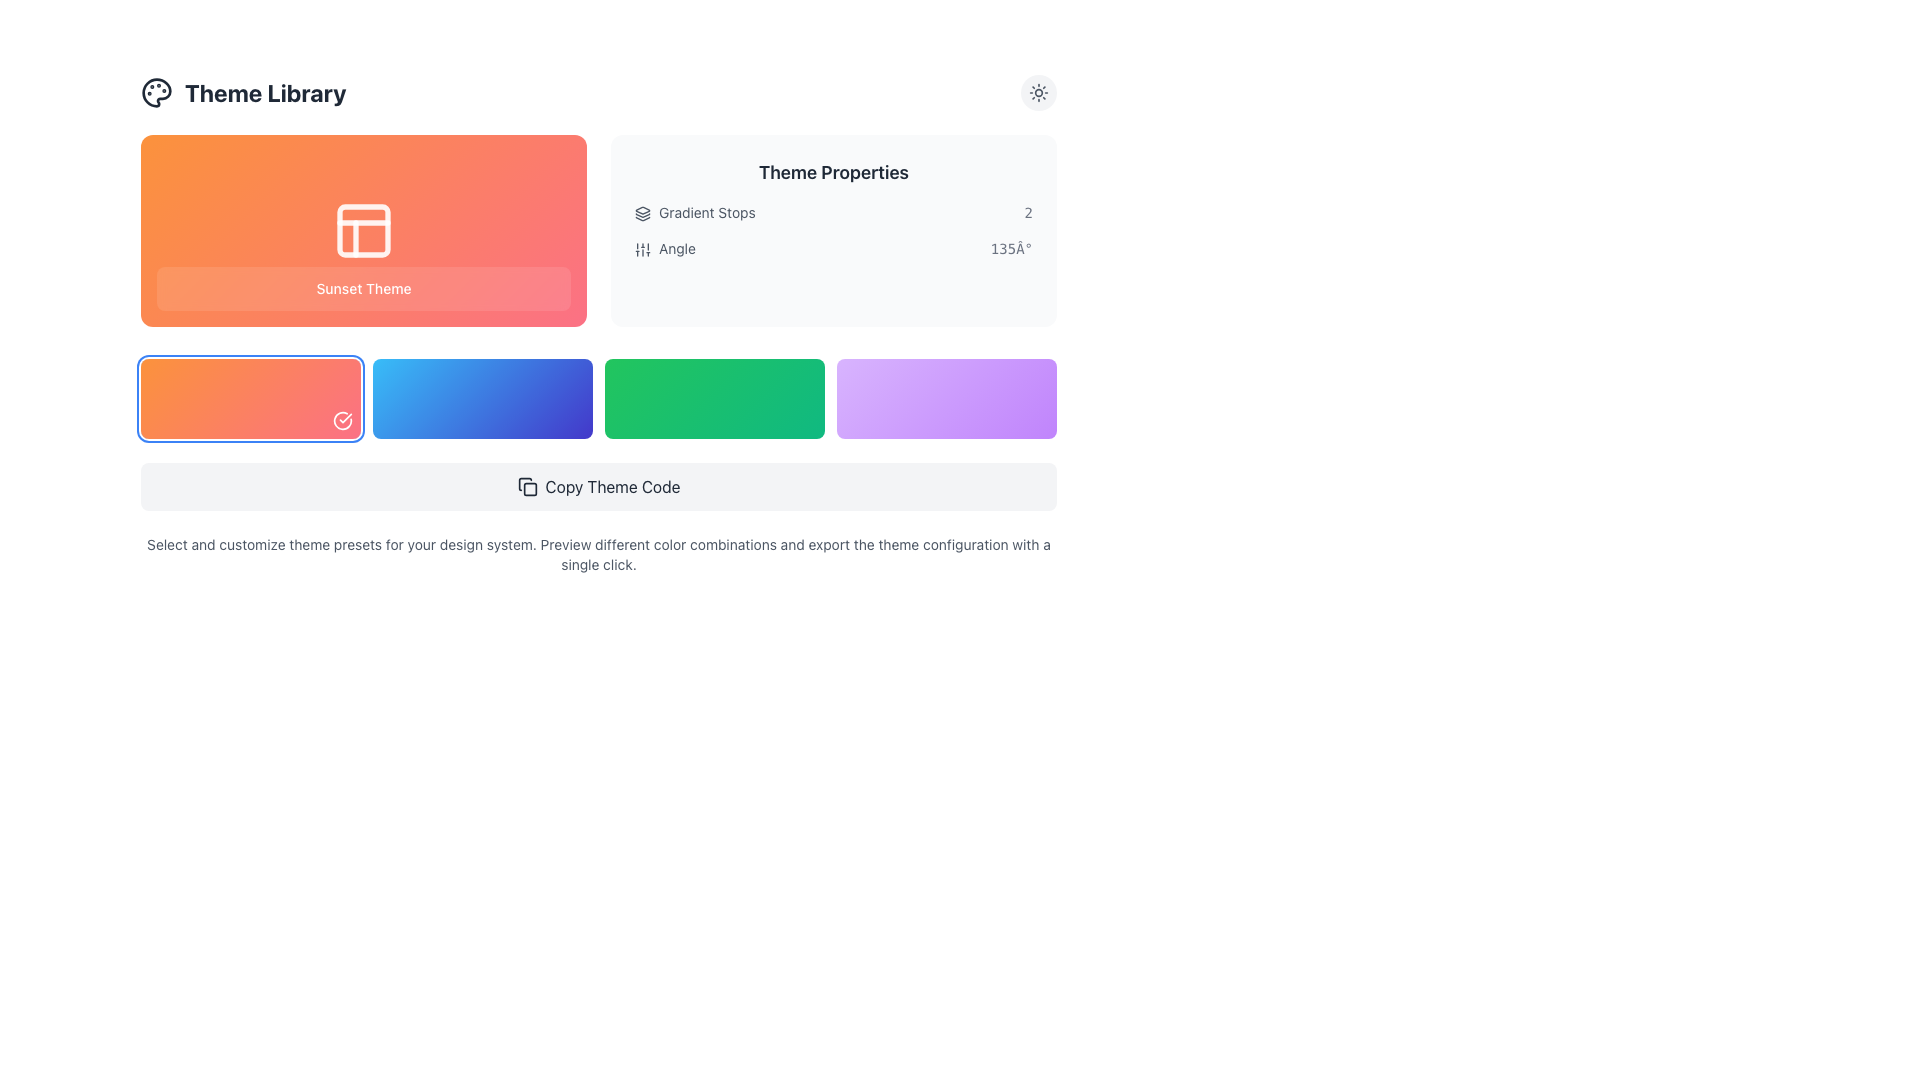  I want to click on the settings adjustment icon resembling vertical sliders, located to the left of the text 'Angle' in the 'Theme Properties' section, so click(643, 249).